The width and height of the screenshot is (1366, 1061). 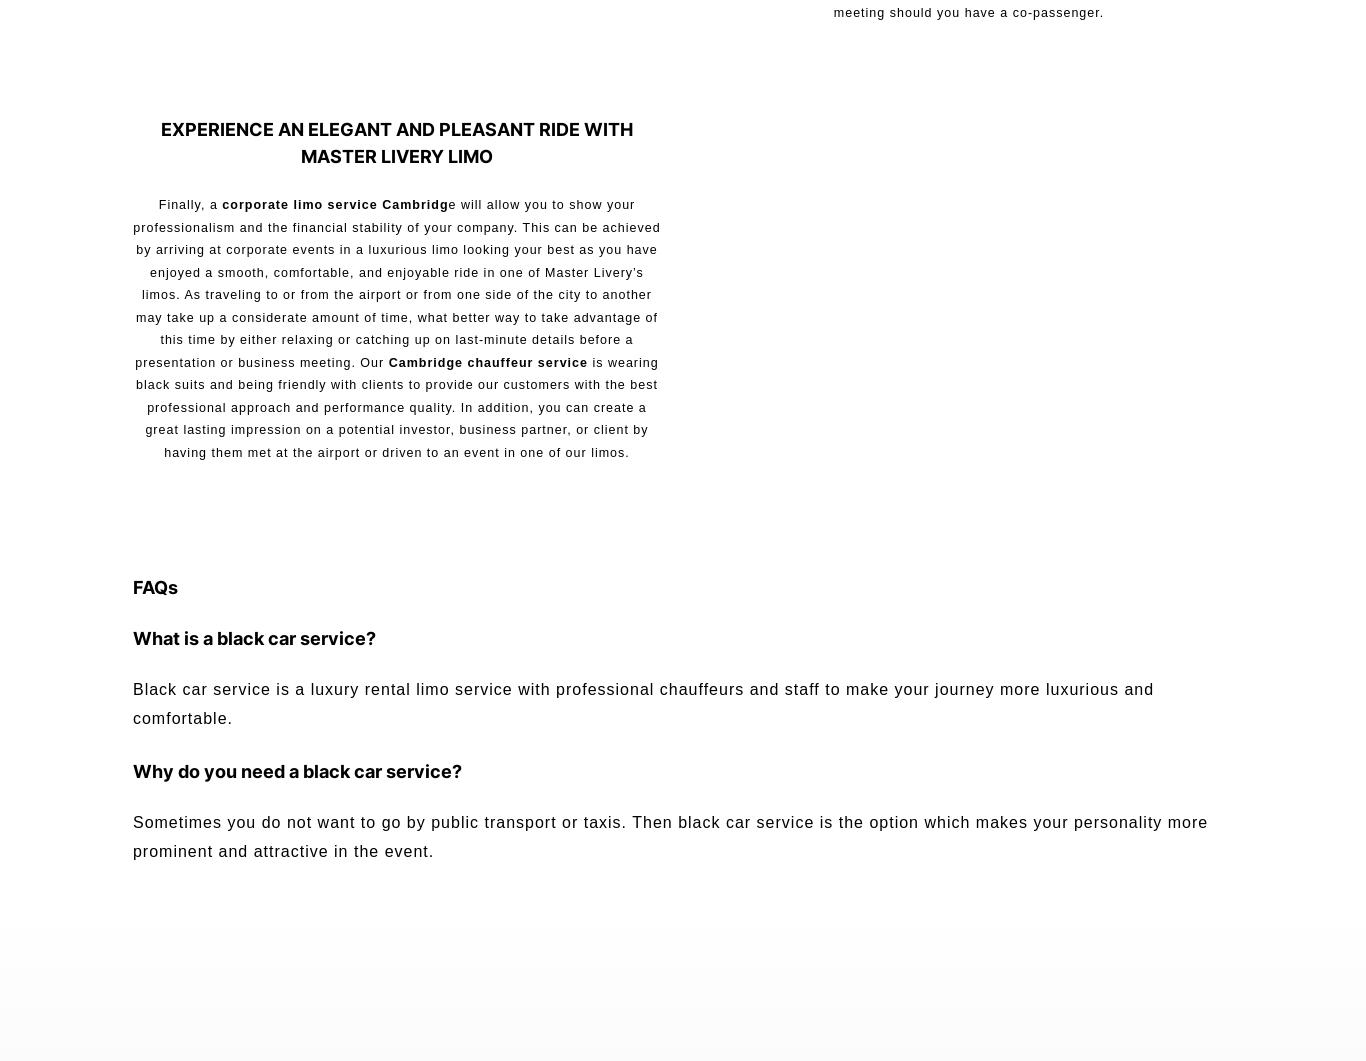 I want to click on 'is wearing black suits and being friendly with clients to provide our customers with the best professional approach and performance quality. In addition, you can create a great lasting impression on a potential investor, business partner, or client by having them met at the airport or driven to an event in one of our limos.', so click(x=395, y=406).